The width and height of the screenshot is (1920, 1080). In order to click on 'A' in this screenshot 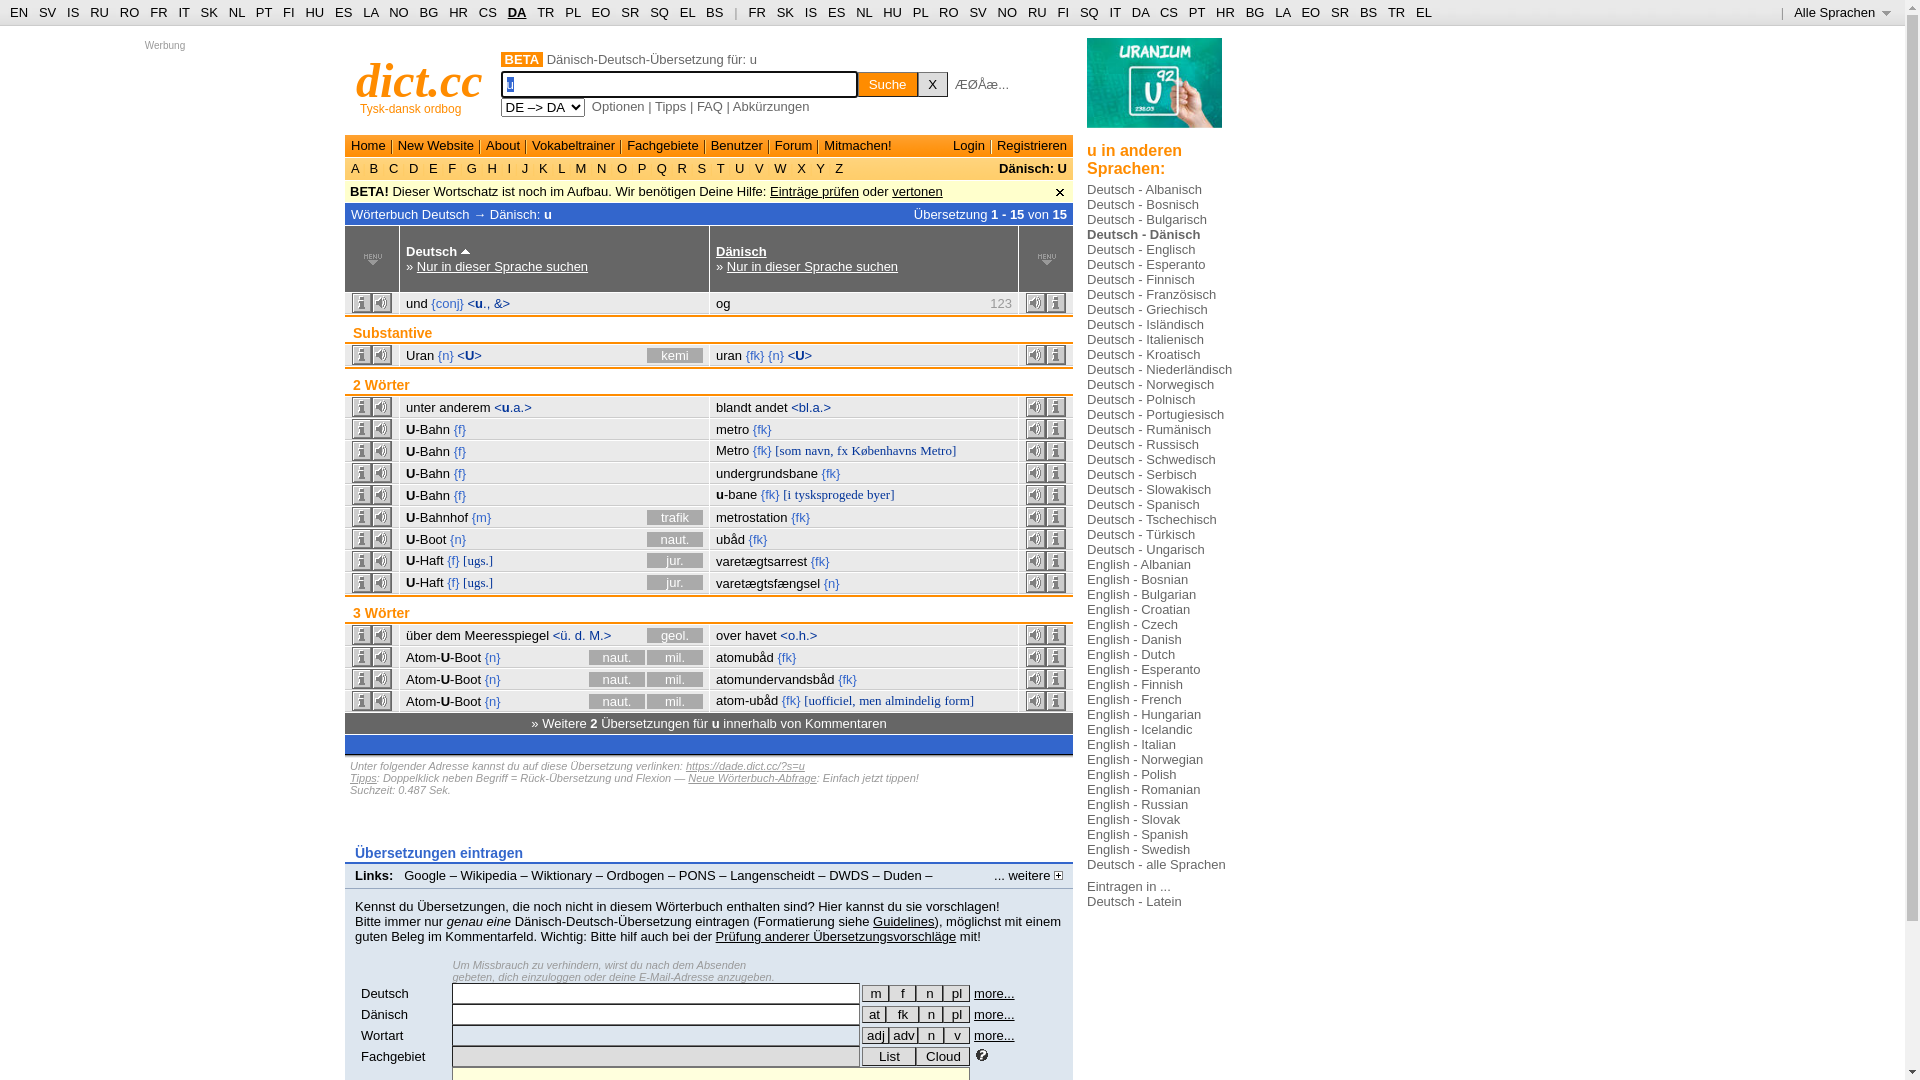, I will do `click(356, 167)`.